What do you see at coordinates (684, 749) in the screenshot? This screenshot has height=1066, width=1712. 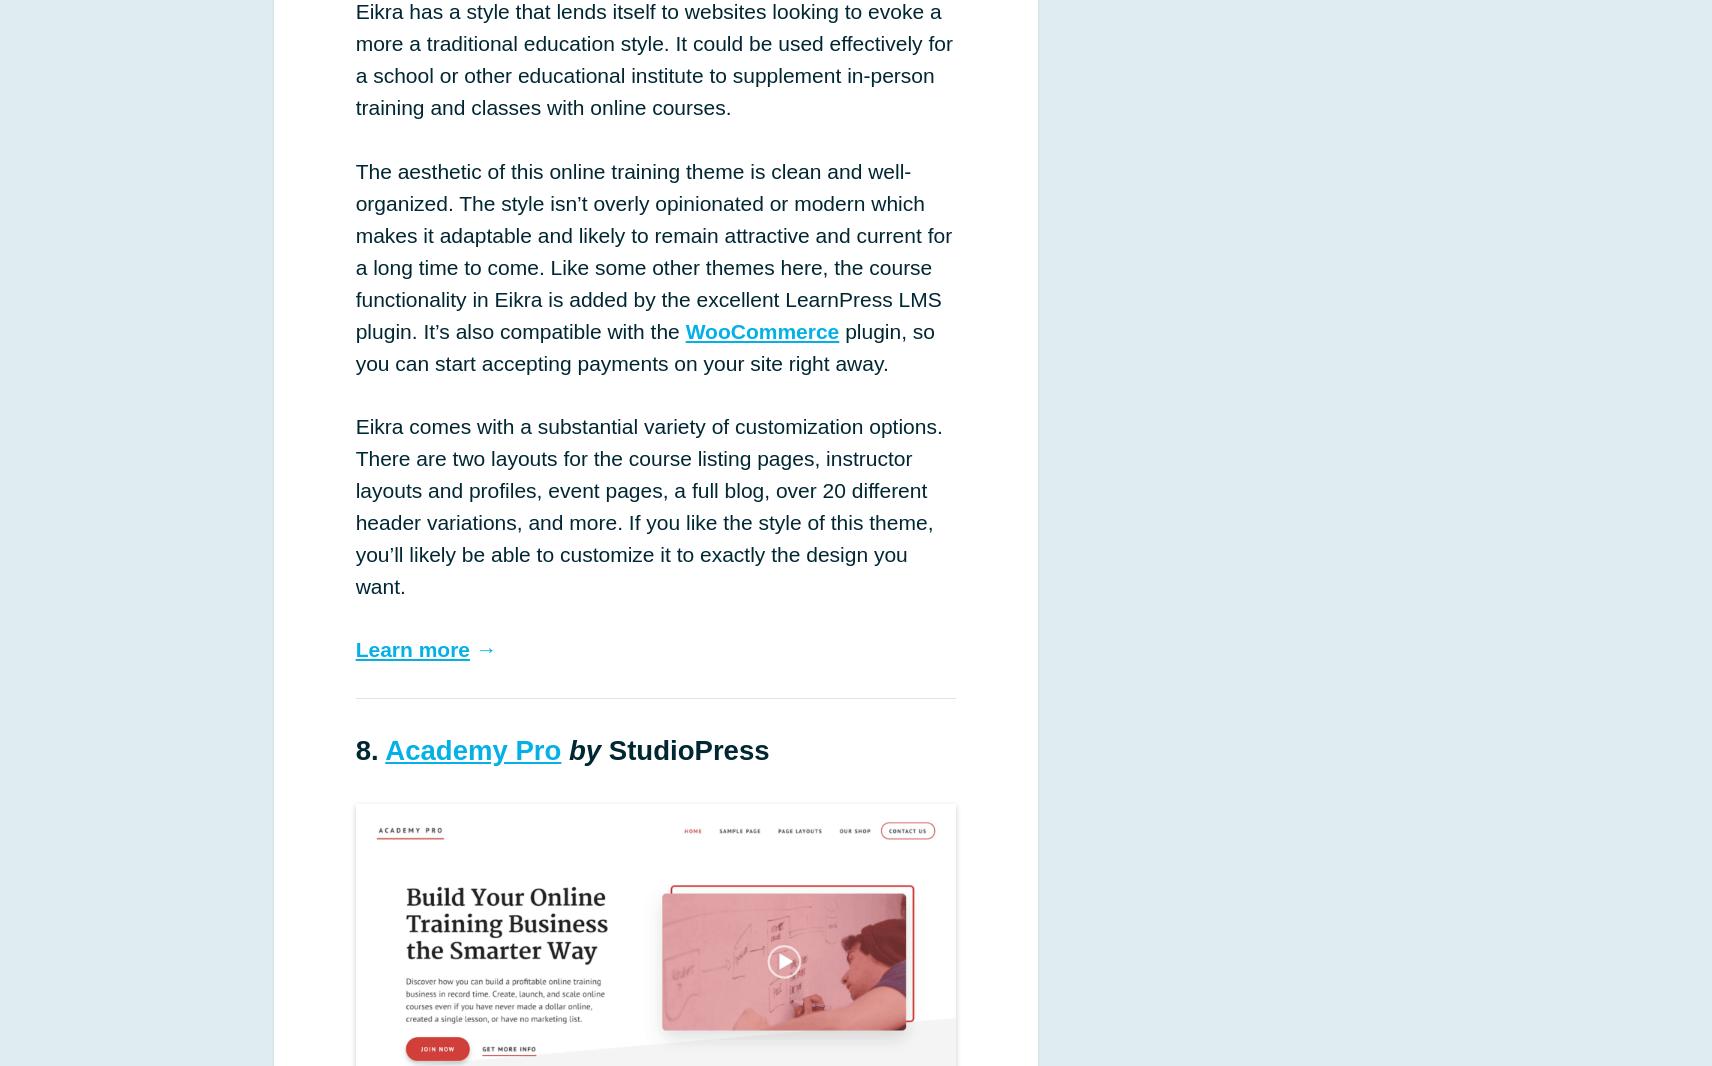 I see `'StudioPress'` at bounding box center [684, 749].